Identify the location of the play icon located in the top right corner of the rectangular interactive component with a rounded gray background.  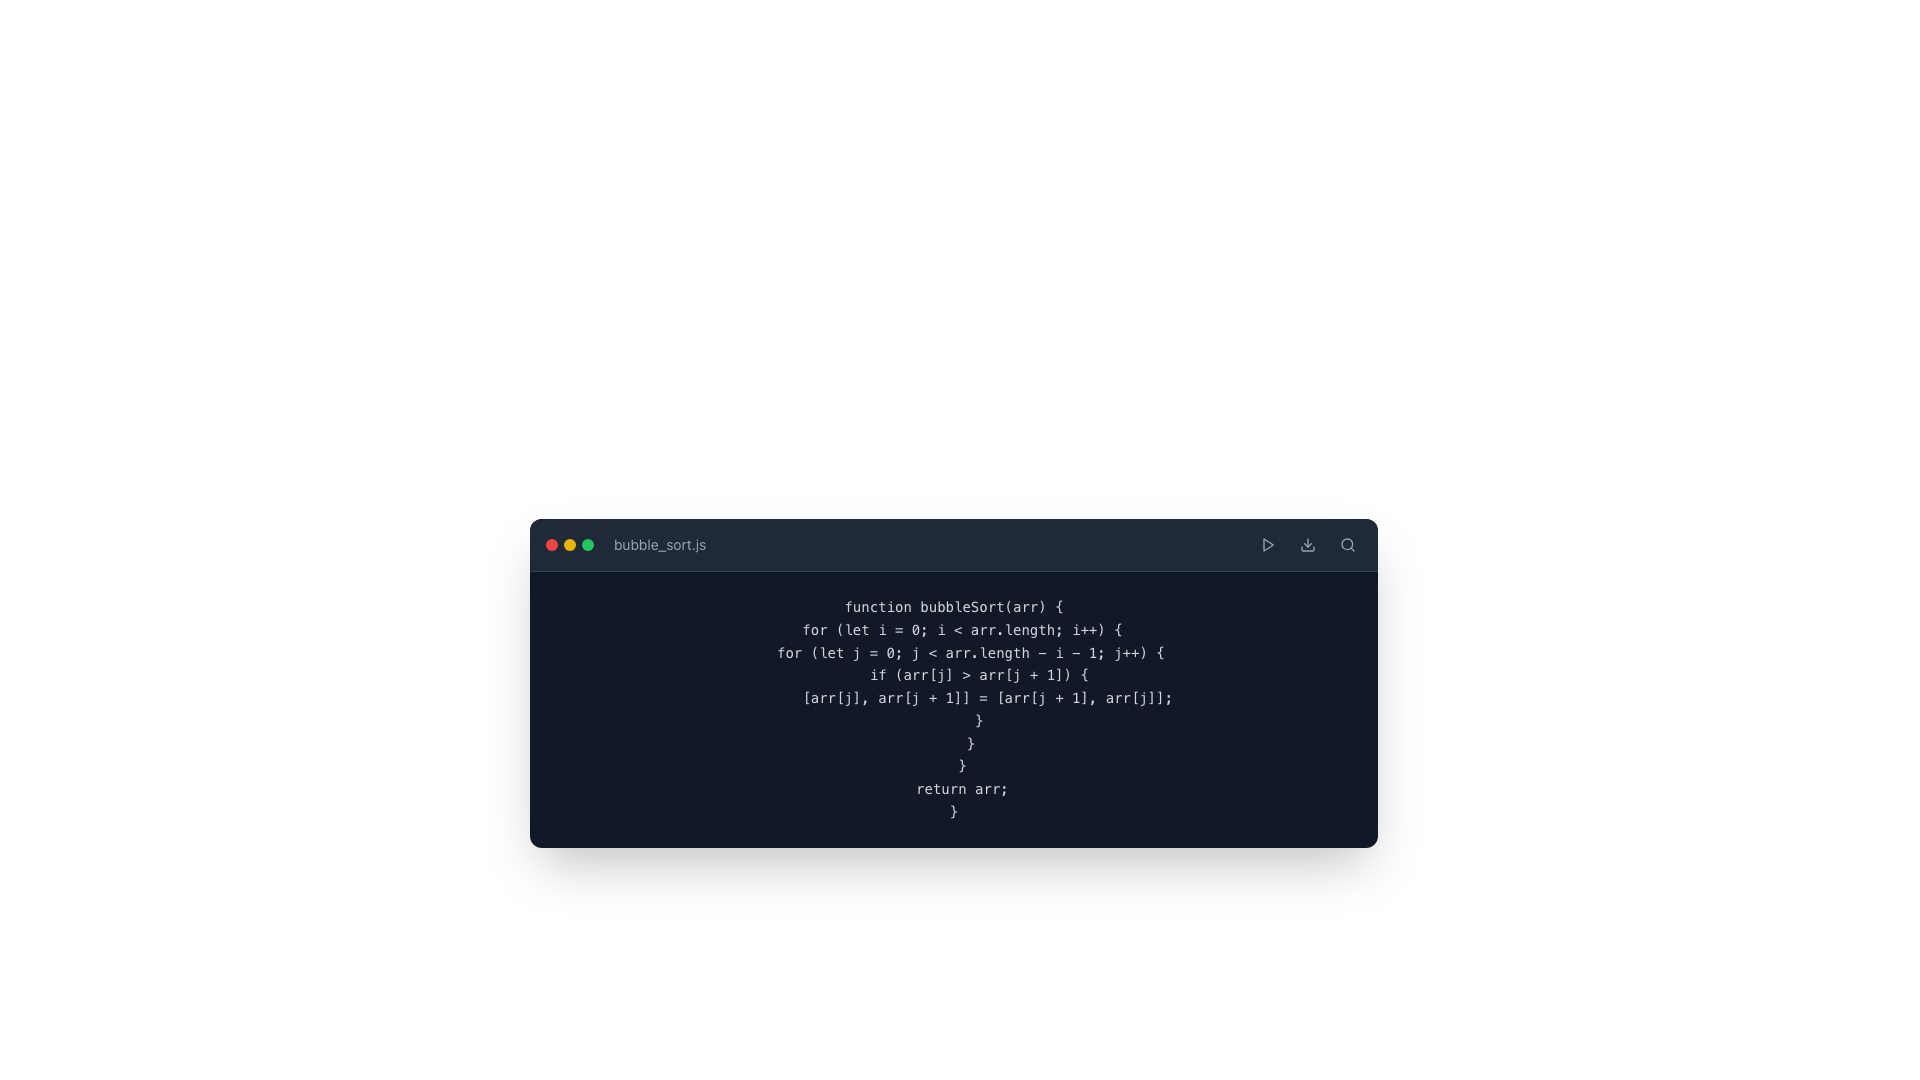
(1266, 544).